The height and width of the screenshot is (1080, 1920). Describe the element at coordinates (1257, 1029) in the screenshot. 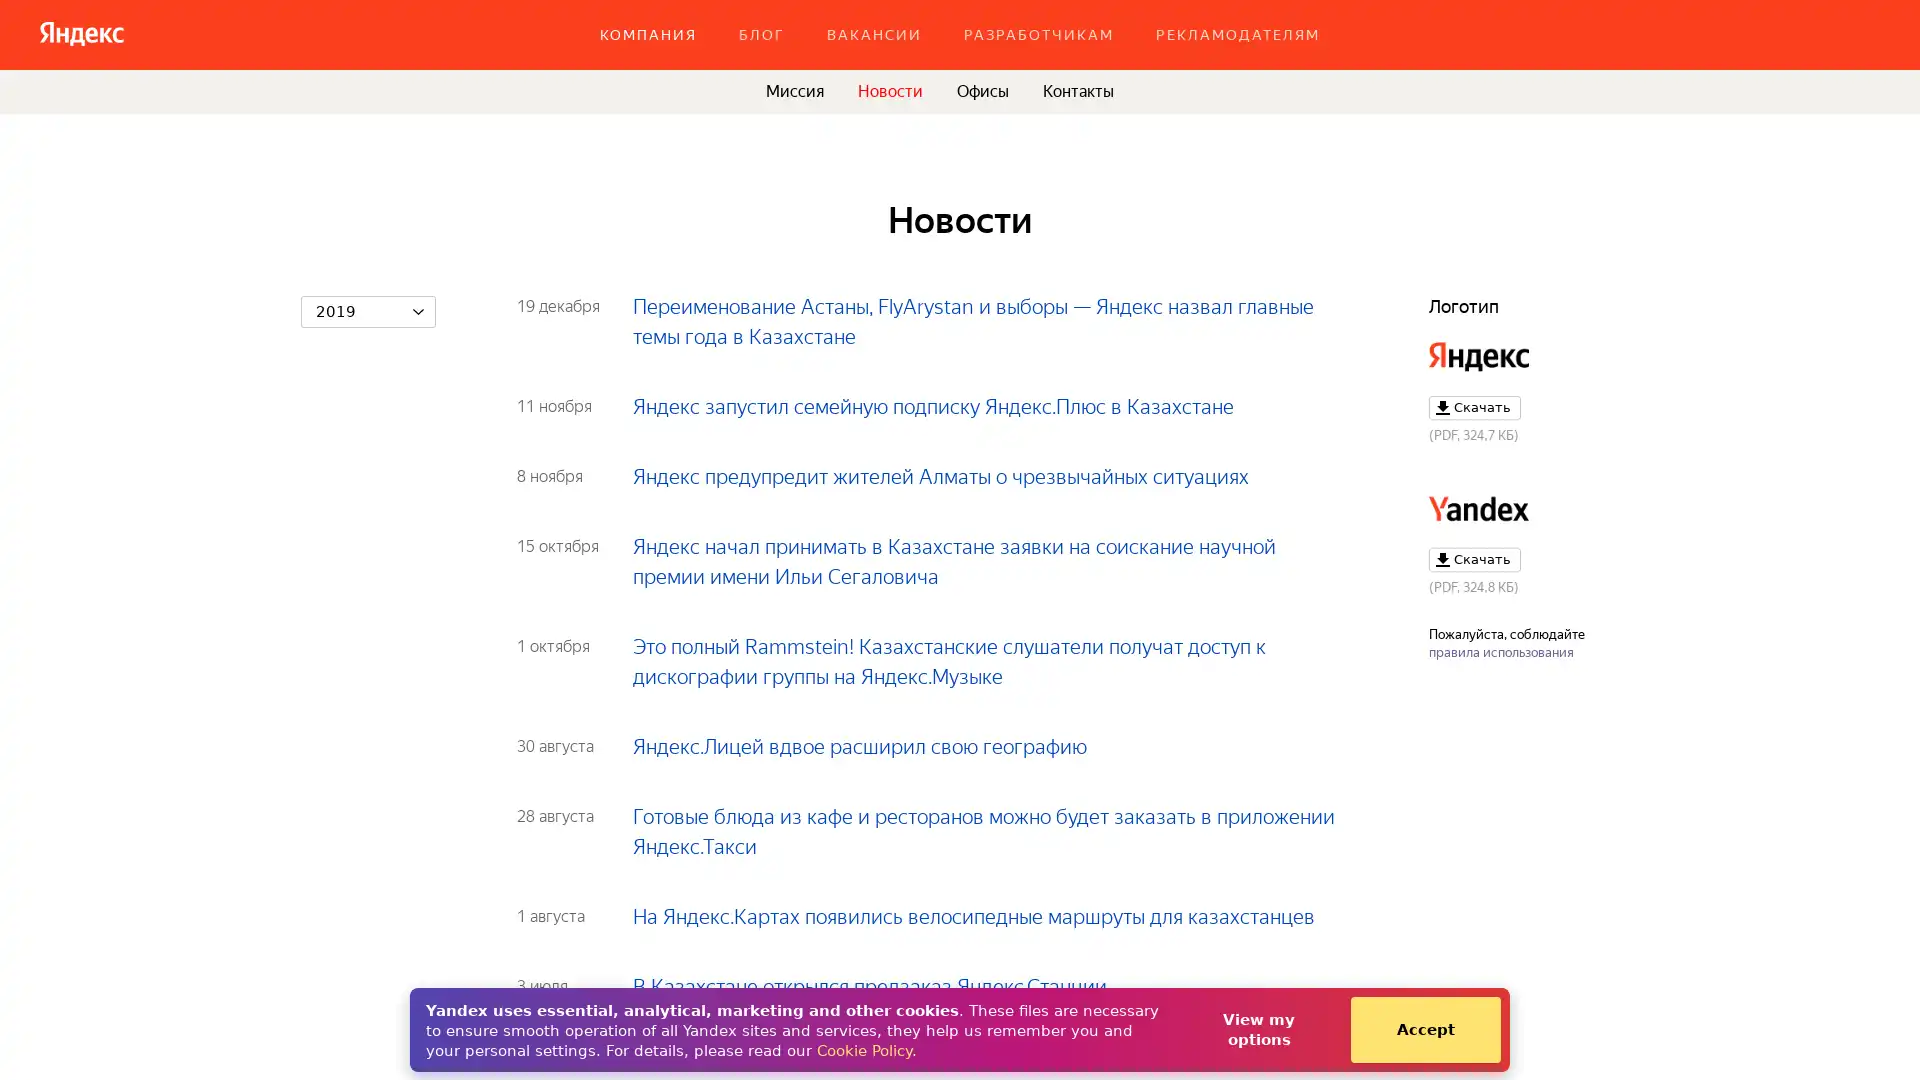

I see `View my options` at that location.